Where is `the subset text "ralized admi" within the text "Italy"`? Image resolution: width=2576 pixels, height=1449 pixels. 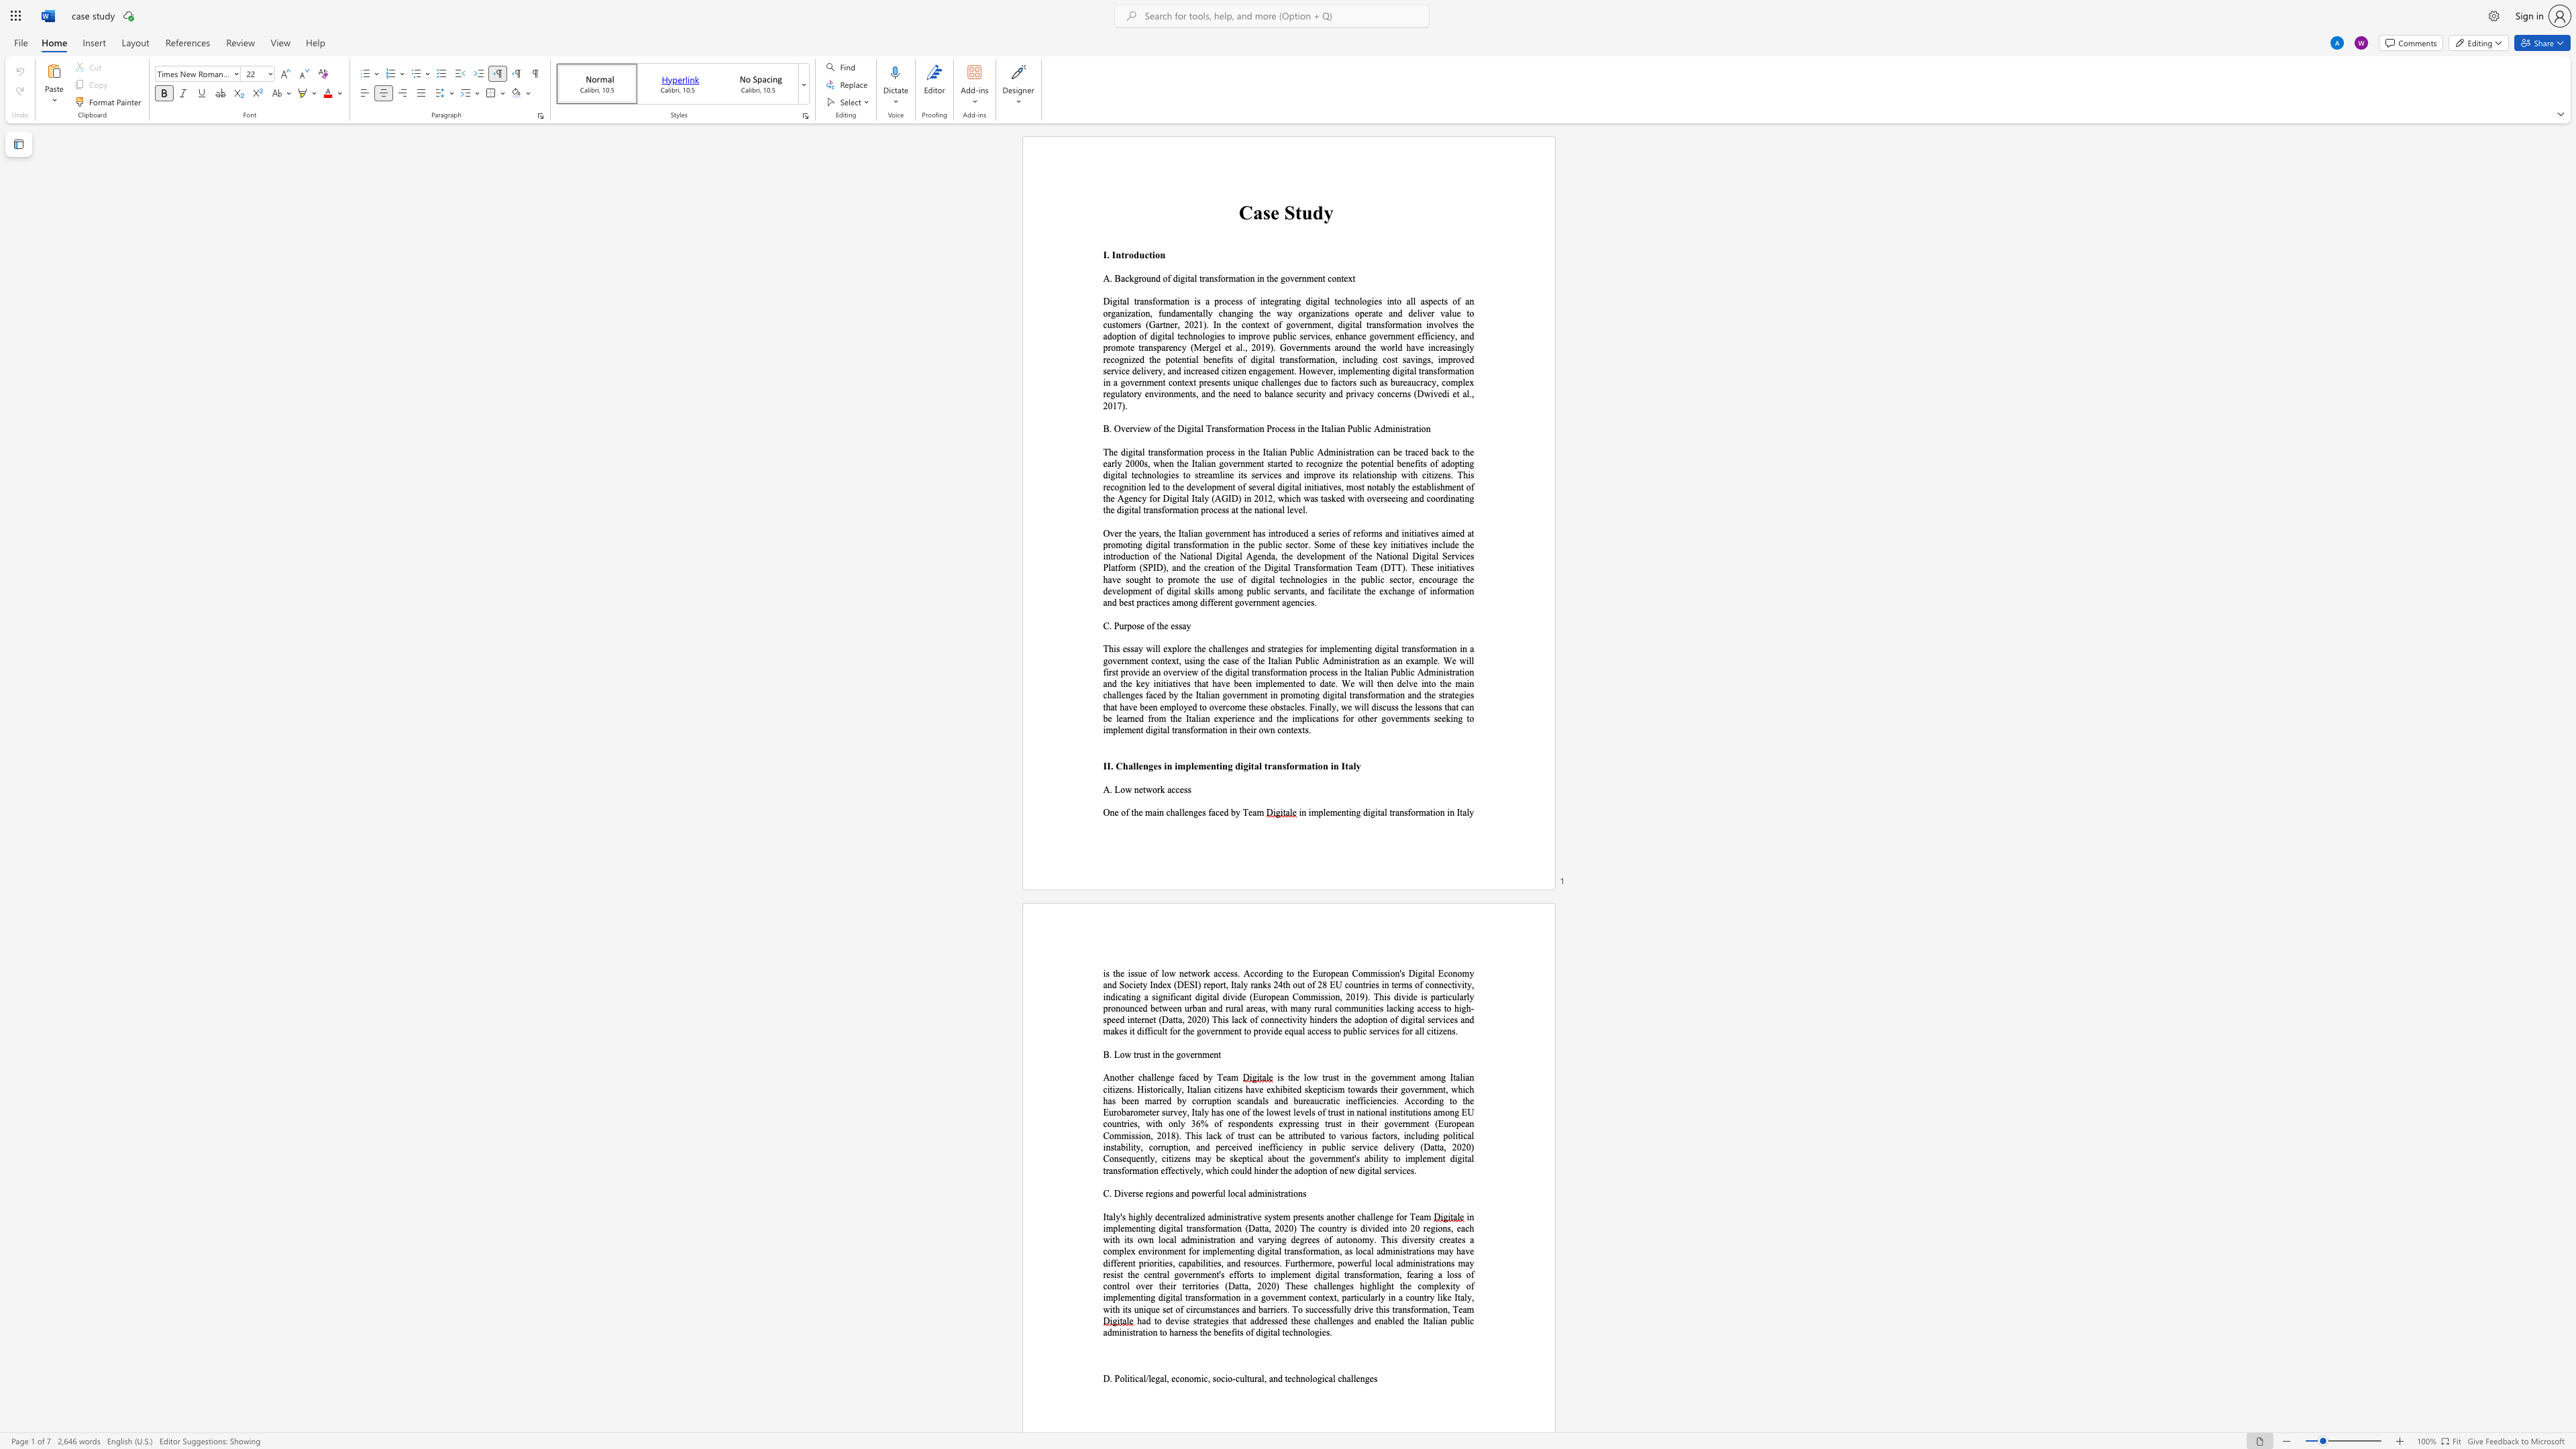 the subset text "ralized admi" within the text "Italy" is located at coordinates (1179, 1216).